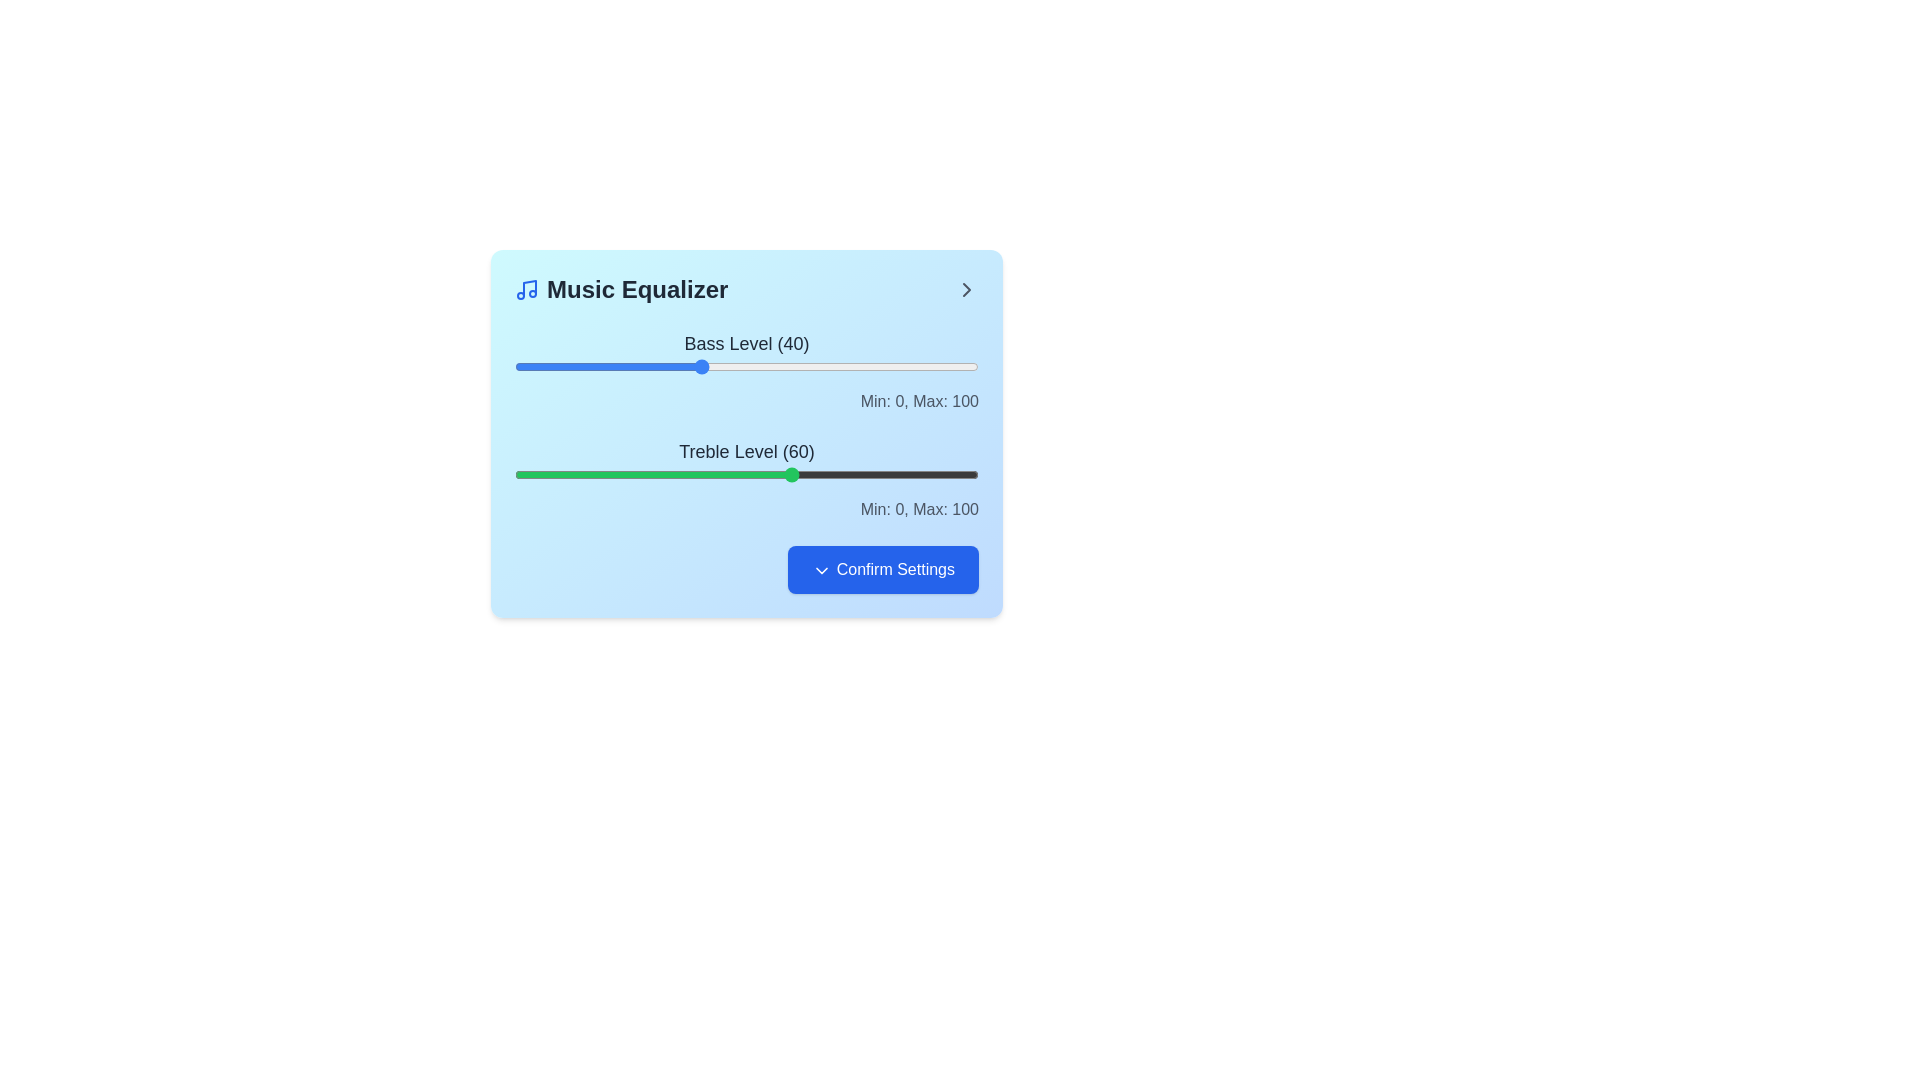 The height and width of the screenshot is (1080, 1920). What do you see at coordinates (527, 289) in the screenshot?
I see `the music equalizer icon located to the left of the 'Music Equalizer' text in the header of the panel` at bounding box center [527, 289].